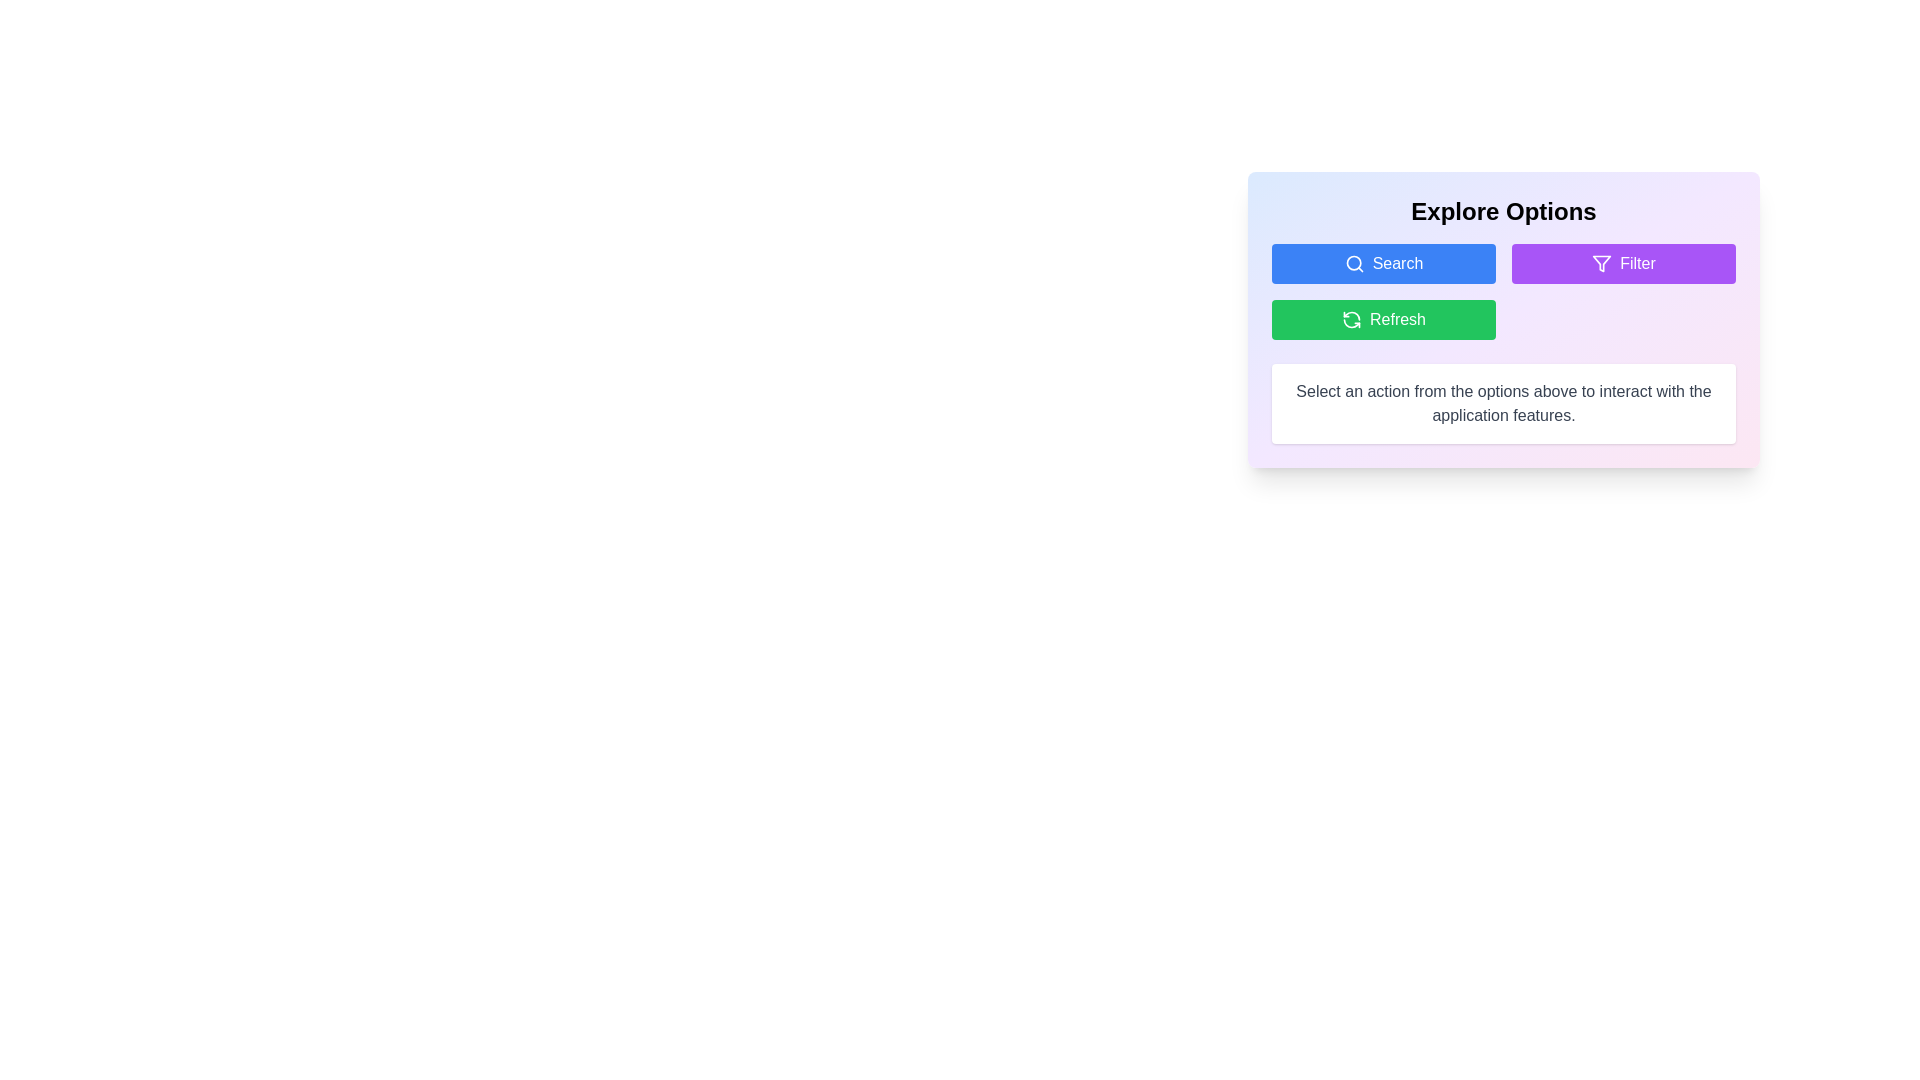 The image size is (1920, 1080). I want to click on the 'Filter' button with a purple background and white text, so click(1623, 262).